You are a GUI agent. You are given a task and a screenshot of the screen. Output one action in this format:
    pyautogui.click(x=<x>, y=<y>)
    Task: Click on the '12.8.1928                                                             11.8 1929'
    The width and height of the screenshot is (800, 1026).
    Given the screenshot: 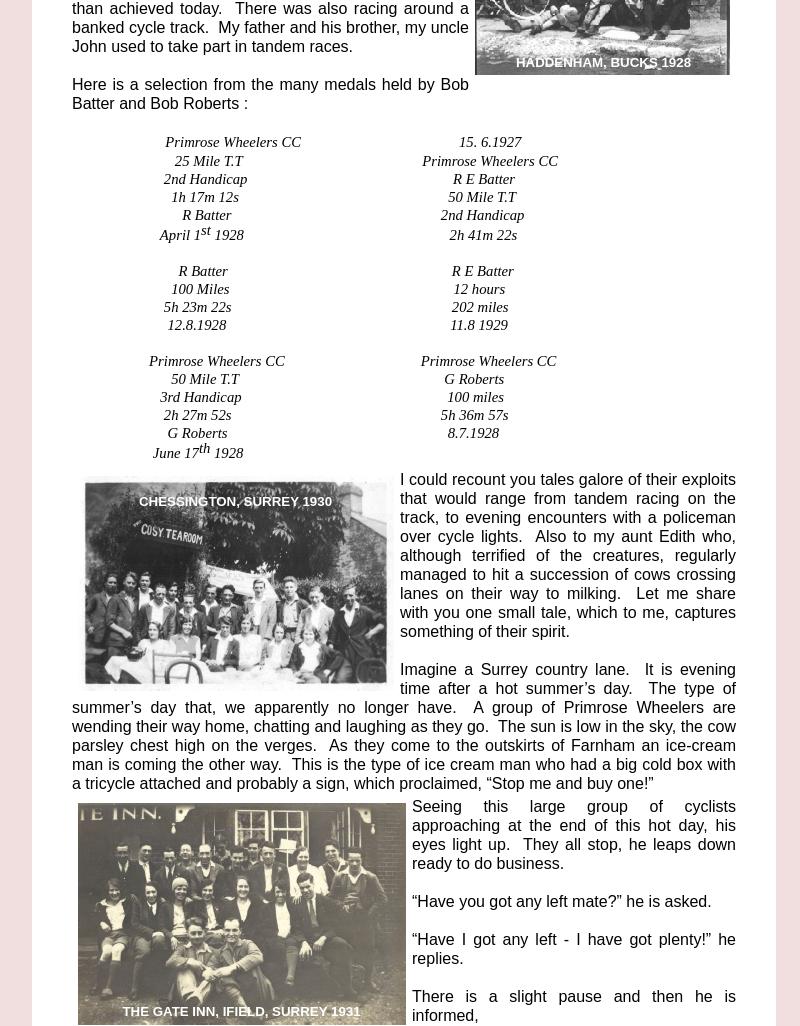 What is the action you would take?
    pyautogui.click(x=289, y=324)
    